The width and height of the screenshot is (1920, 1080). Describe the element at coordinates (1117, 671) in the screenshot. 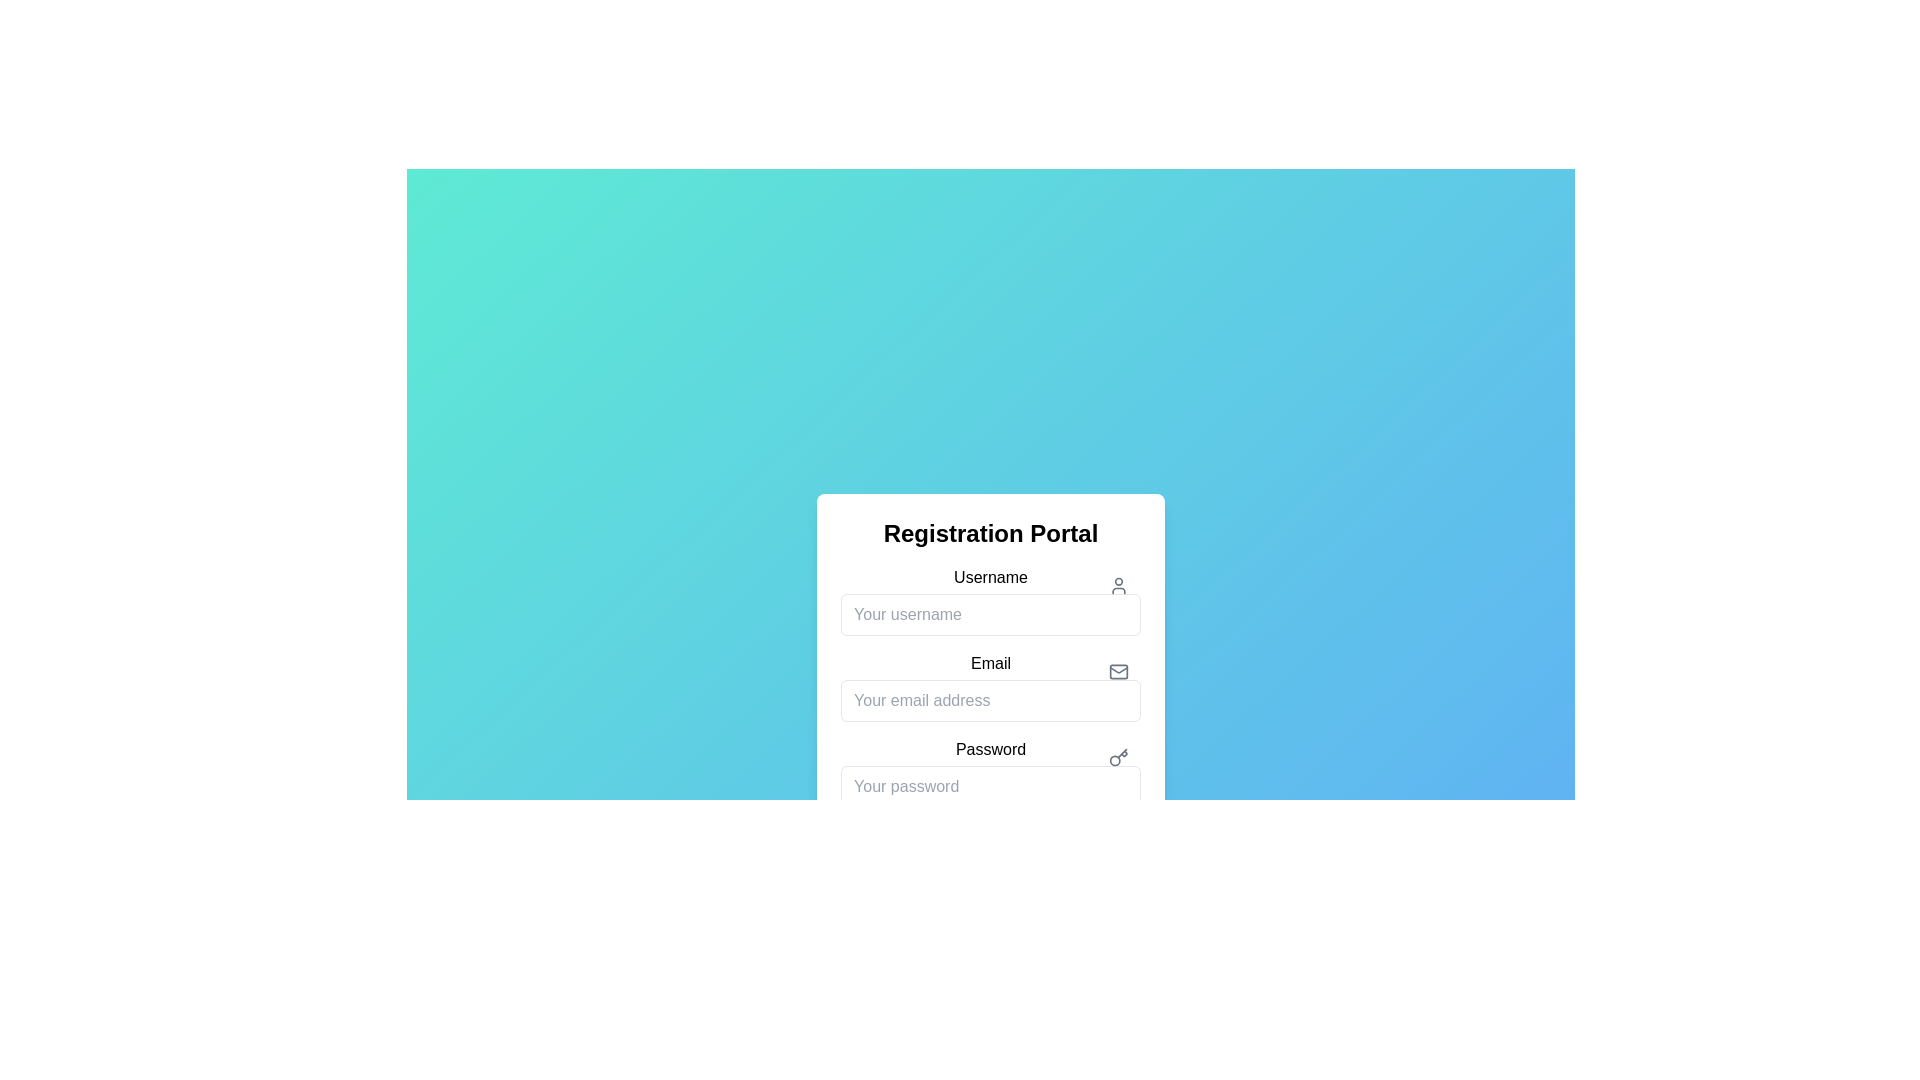

I see `the email input field by clicking the decorative icon that visually indicates the purpose of the input` at that location.